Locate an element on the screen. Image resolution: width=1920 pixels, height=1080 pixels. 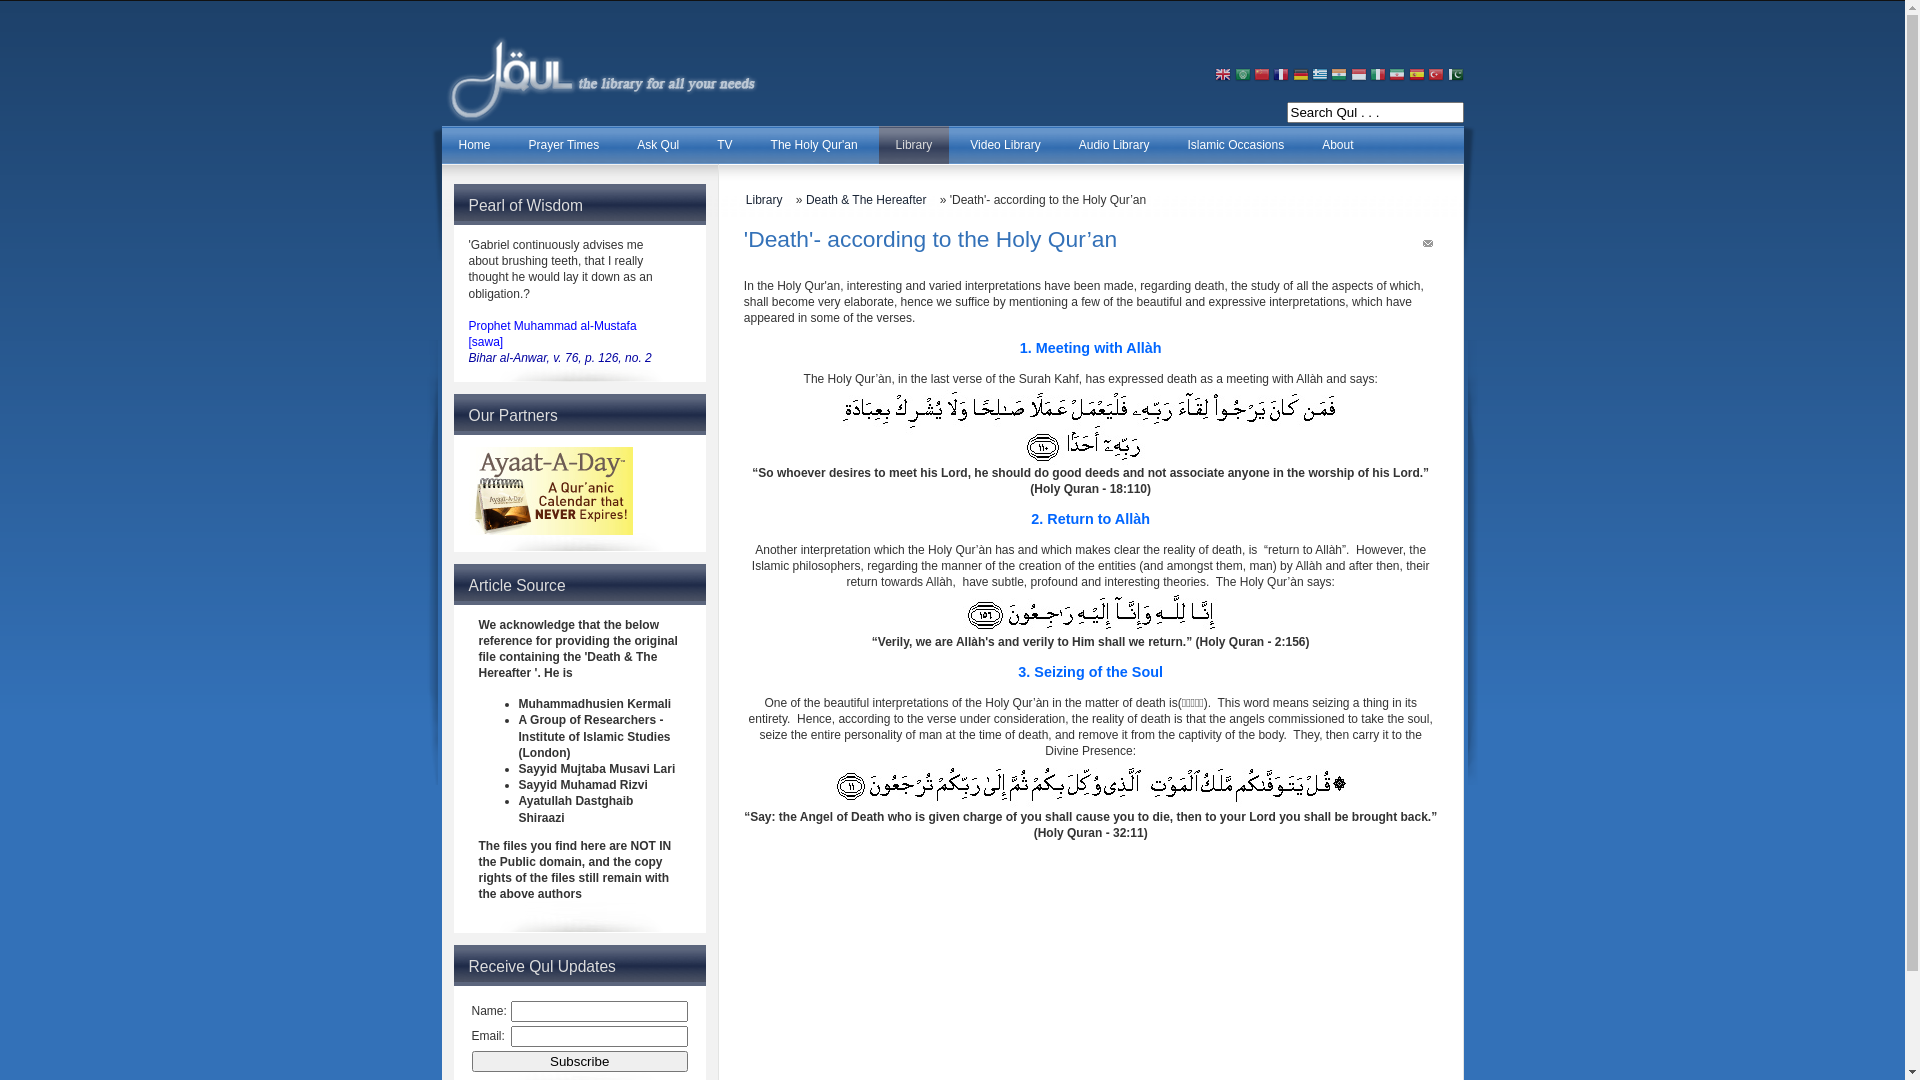
'Indonesian' is located at coordinates (1358, 75).